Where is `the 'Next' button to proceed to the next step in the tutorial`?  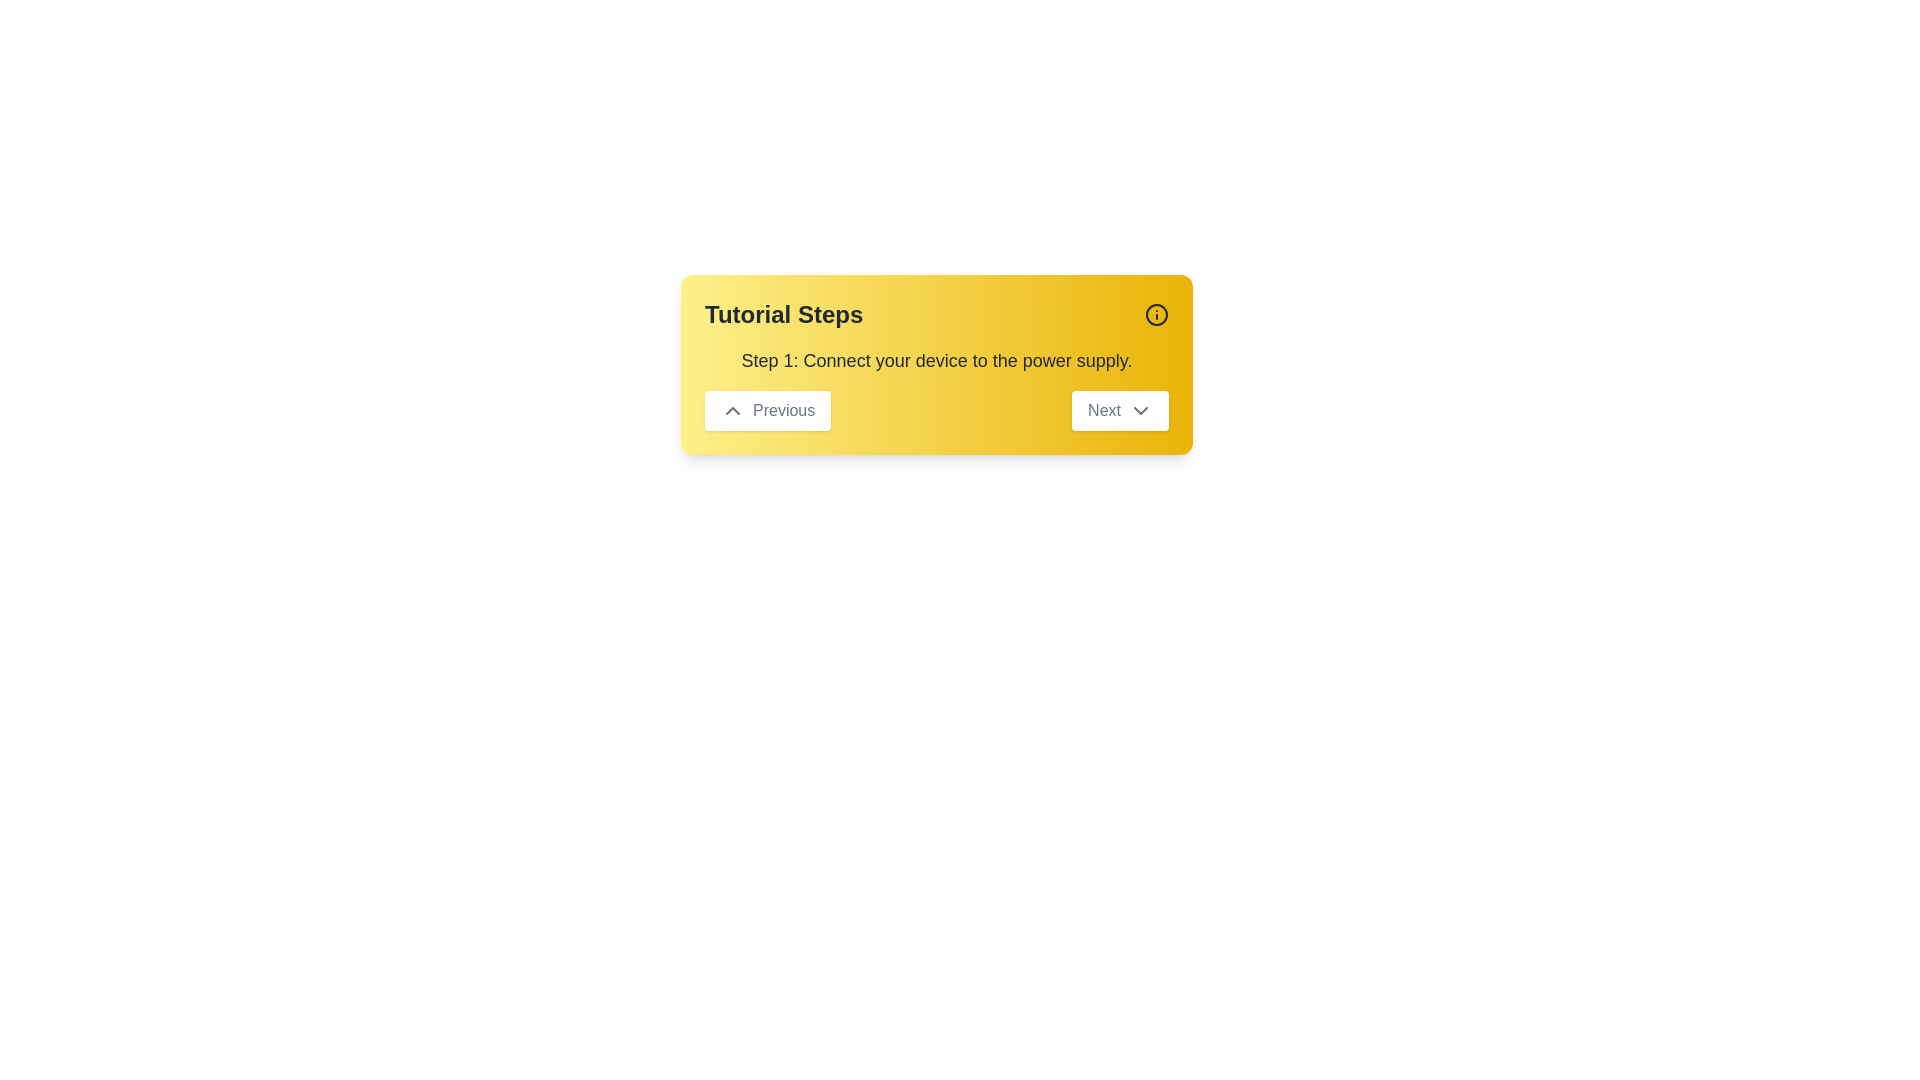
the 'Next' button to proceed to the next step in the tutorial is located at coordinates (1118, 410).